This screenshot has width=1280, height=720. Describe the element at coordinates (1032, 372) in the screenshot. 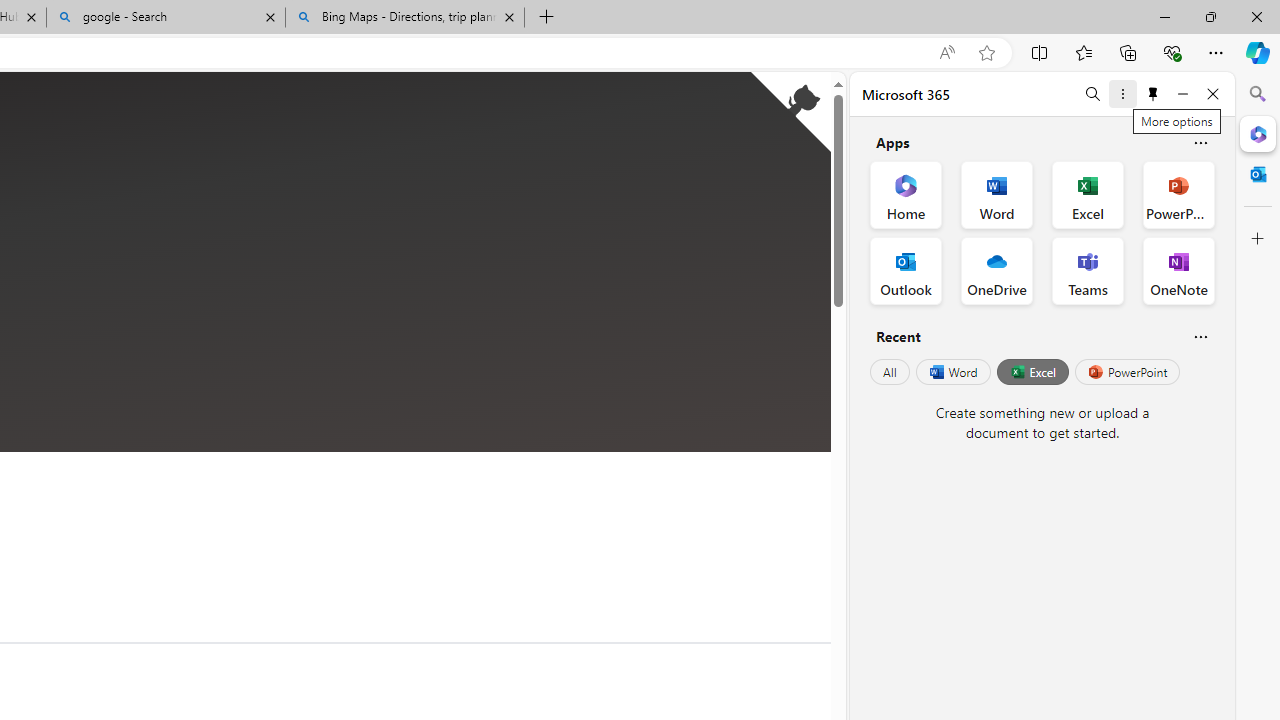

I see `'Excel'` at that location.